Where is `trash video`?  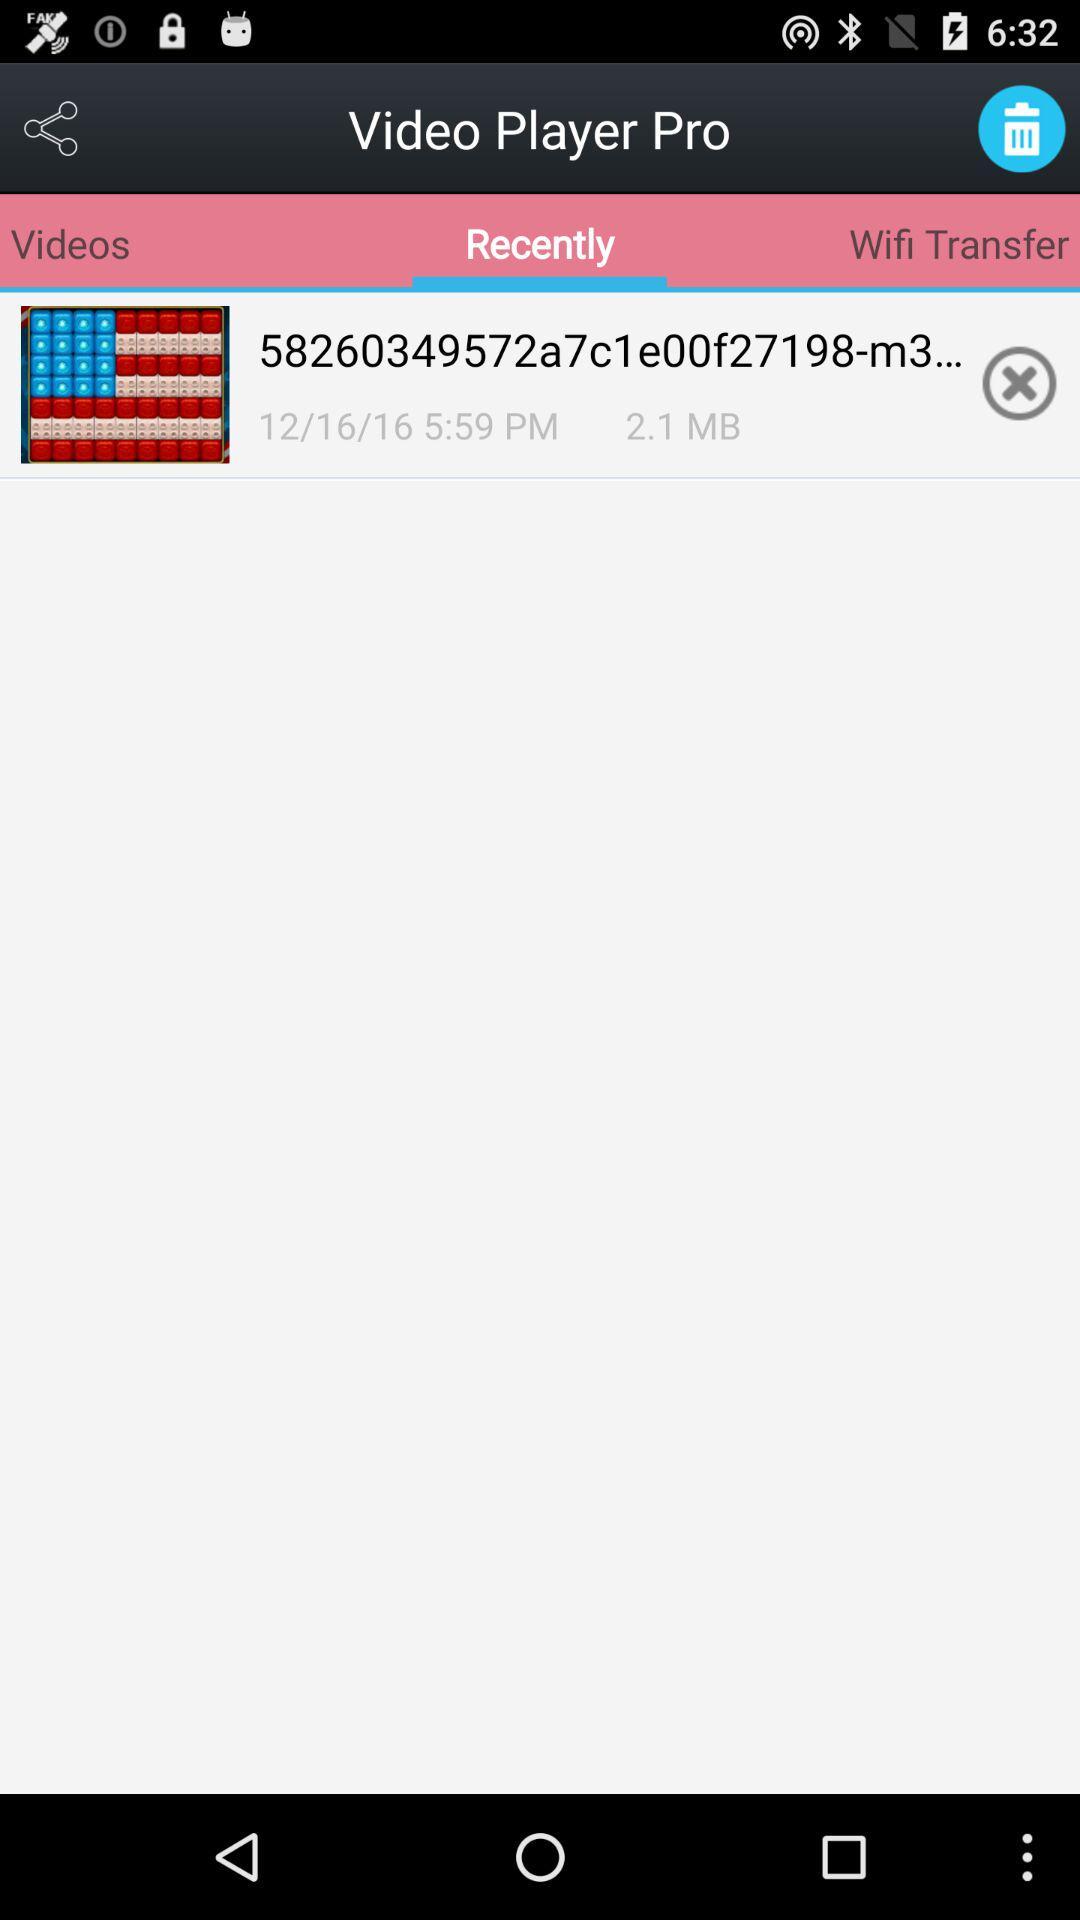
trash video is located at coordinates (1021, 127).